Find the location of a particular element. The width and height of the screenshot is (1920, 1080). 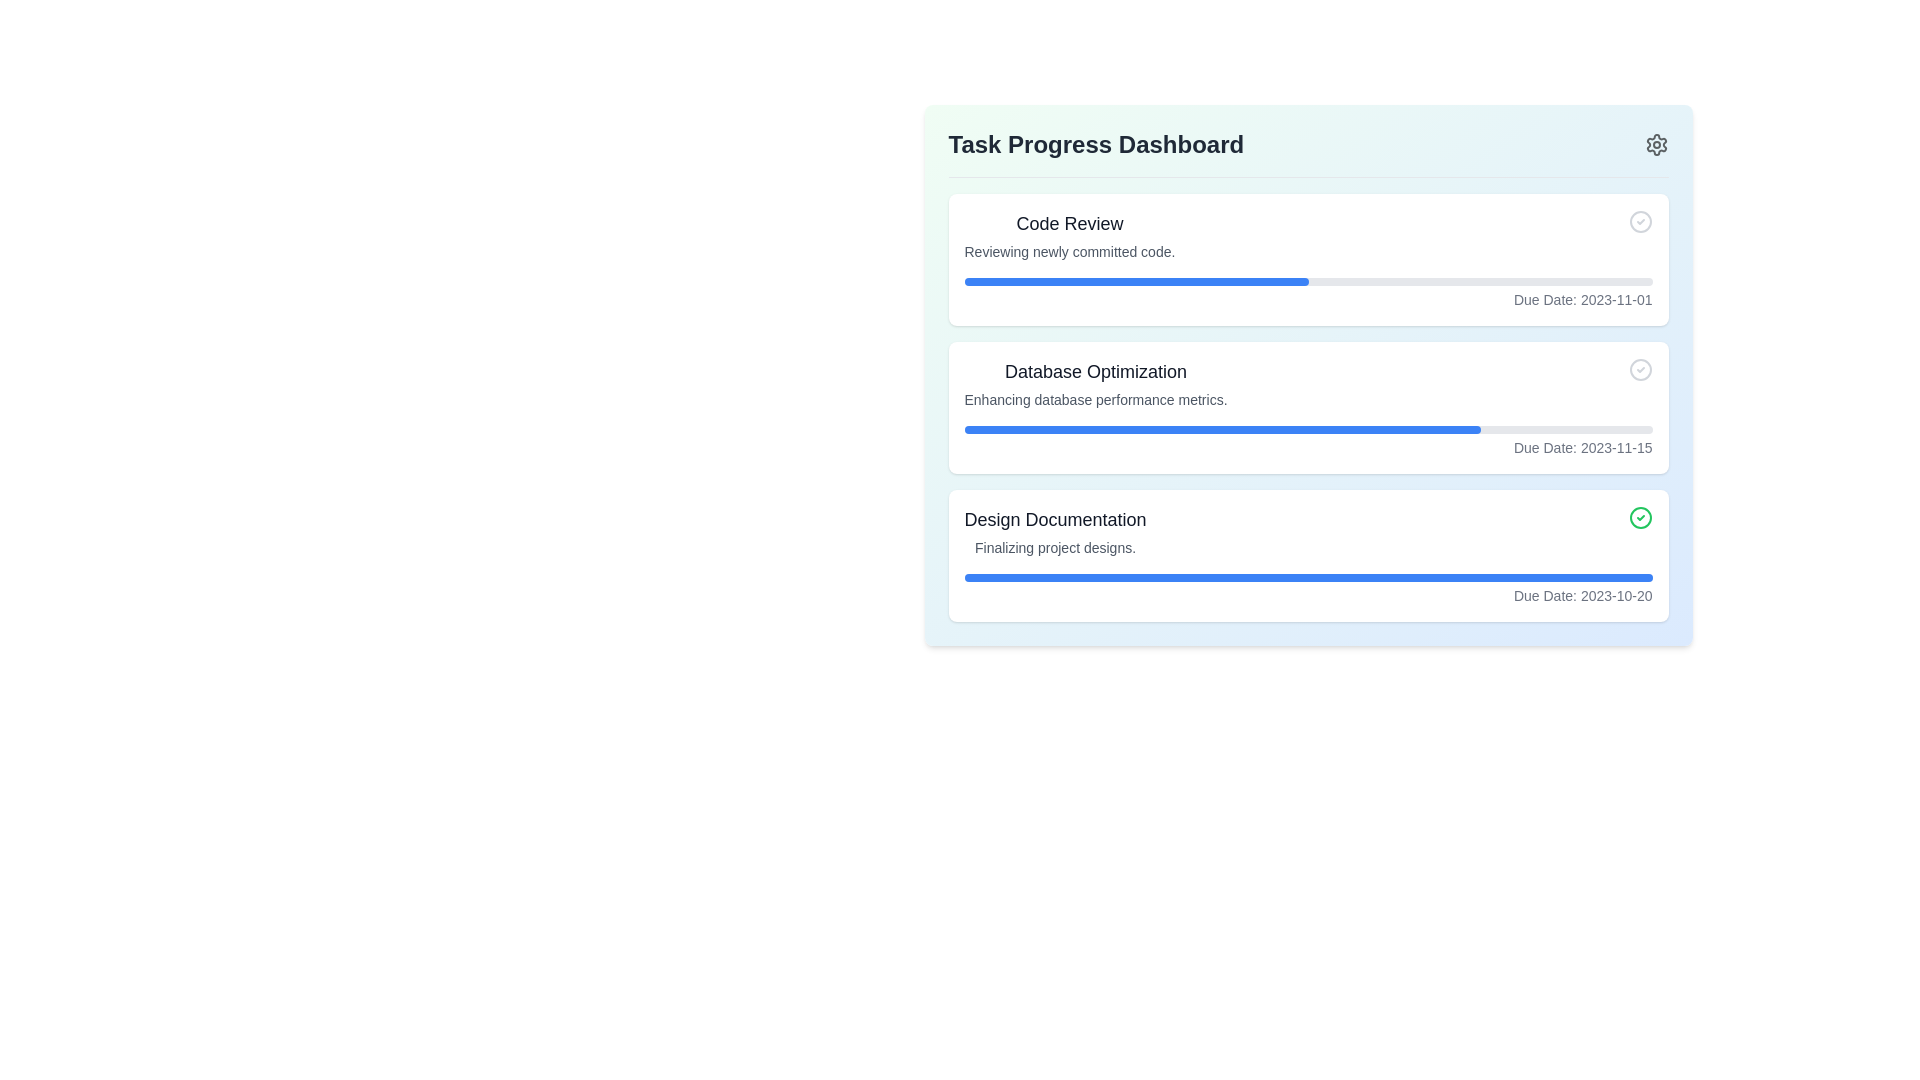

the progress bar indicating 50% completion within the 'Code Review' task block is located at coordinates (1136, 281).